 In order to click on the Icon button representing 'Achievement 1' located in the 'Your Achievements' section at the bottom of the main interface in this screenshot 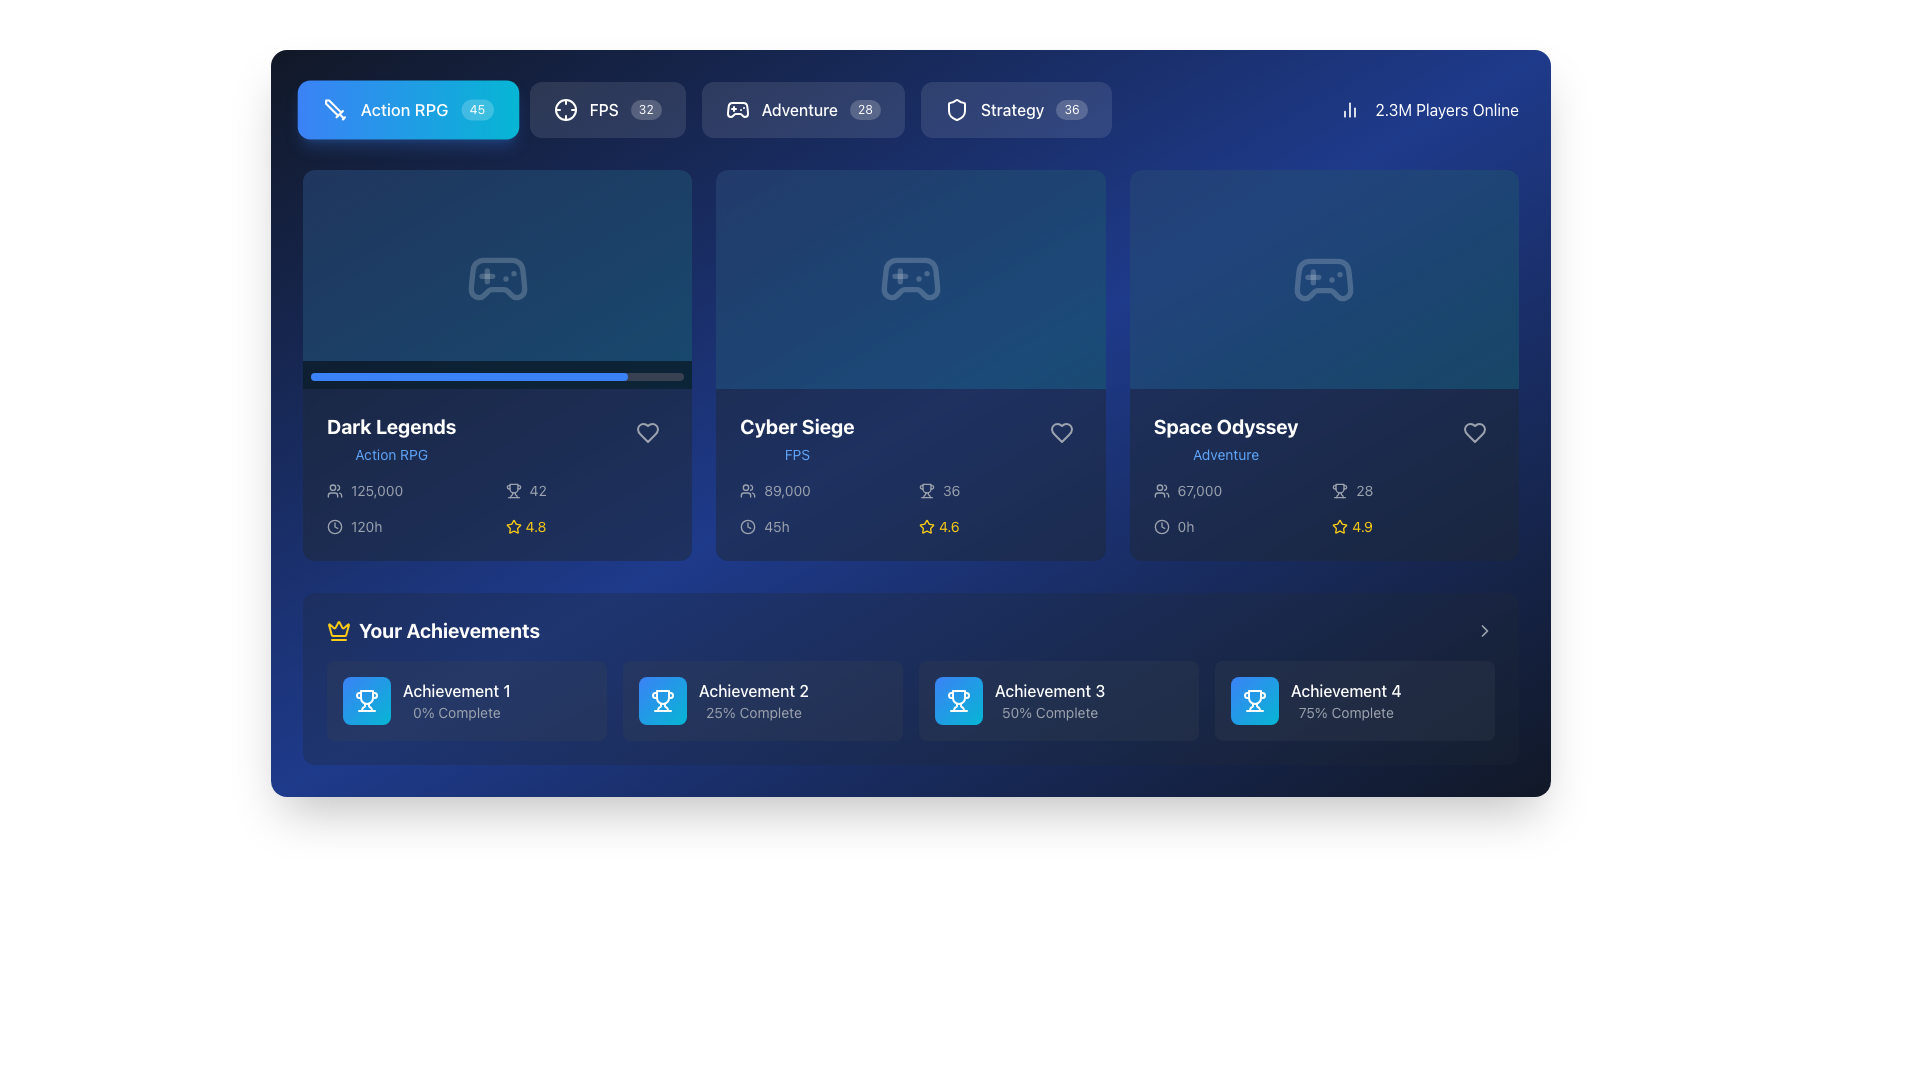, I will do `click(366, 700)`.